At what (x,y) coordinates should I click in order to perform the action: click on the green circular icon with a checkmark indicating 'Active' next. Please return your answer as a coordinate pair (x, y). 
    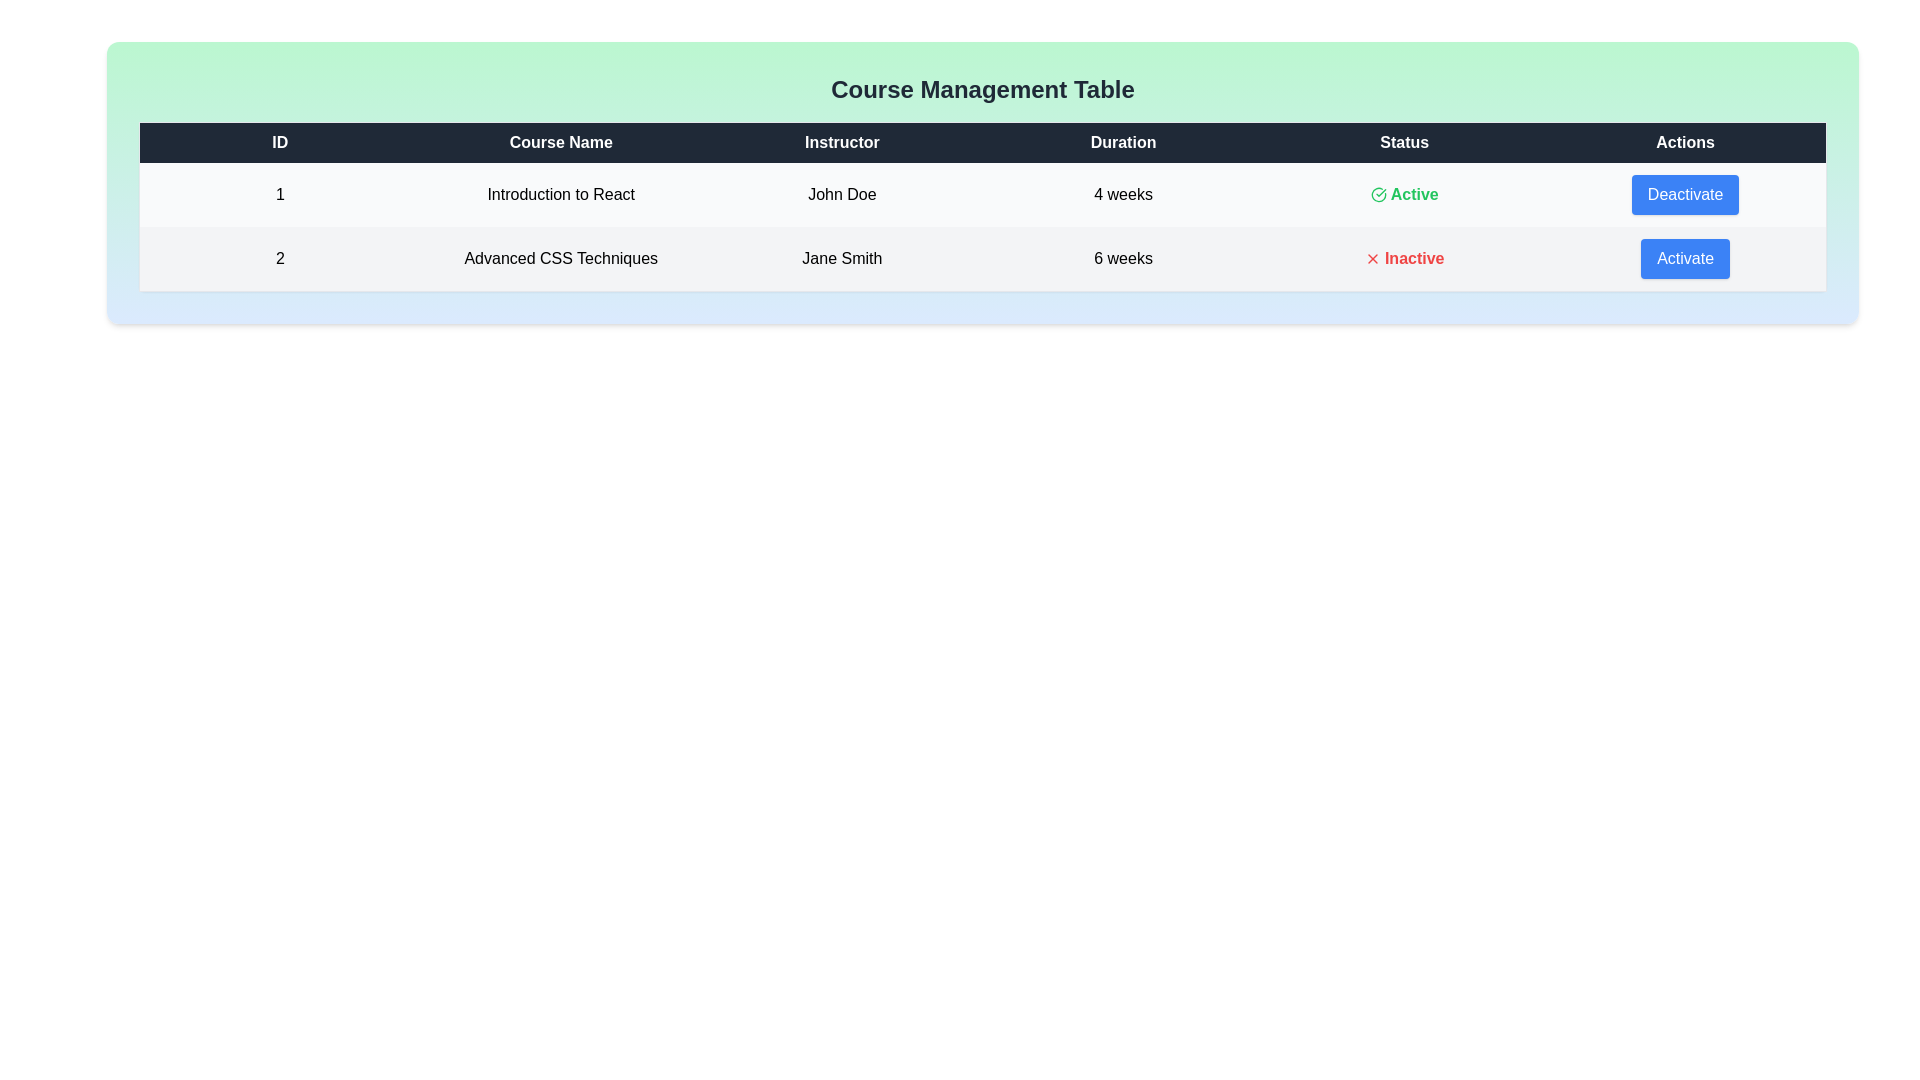
    Looking at the image, I should click on (1377, 195).